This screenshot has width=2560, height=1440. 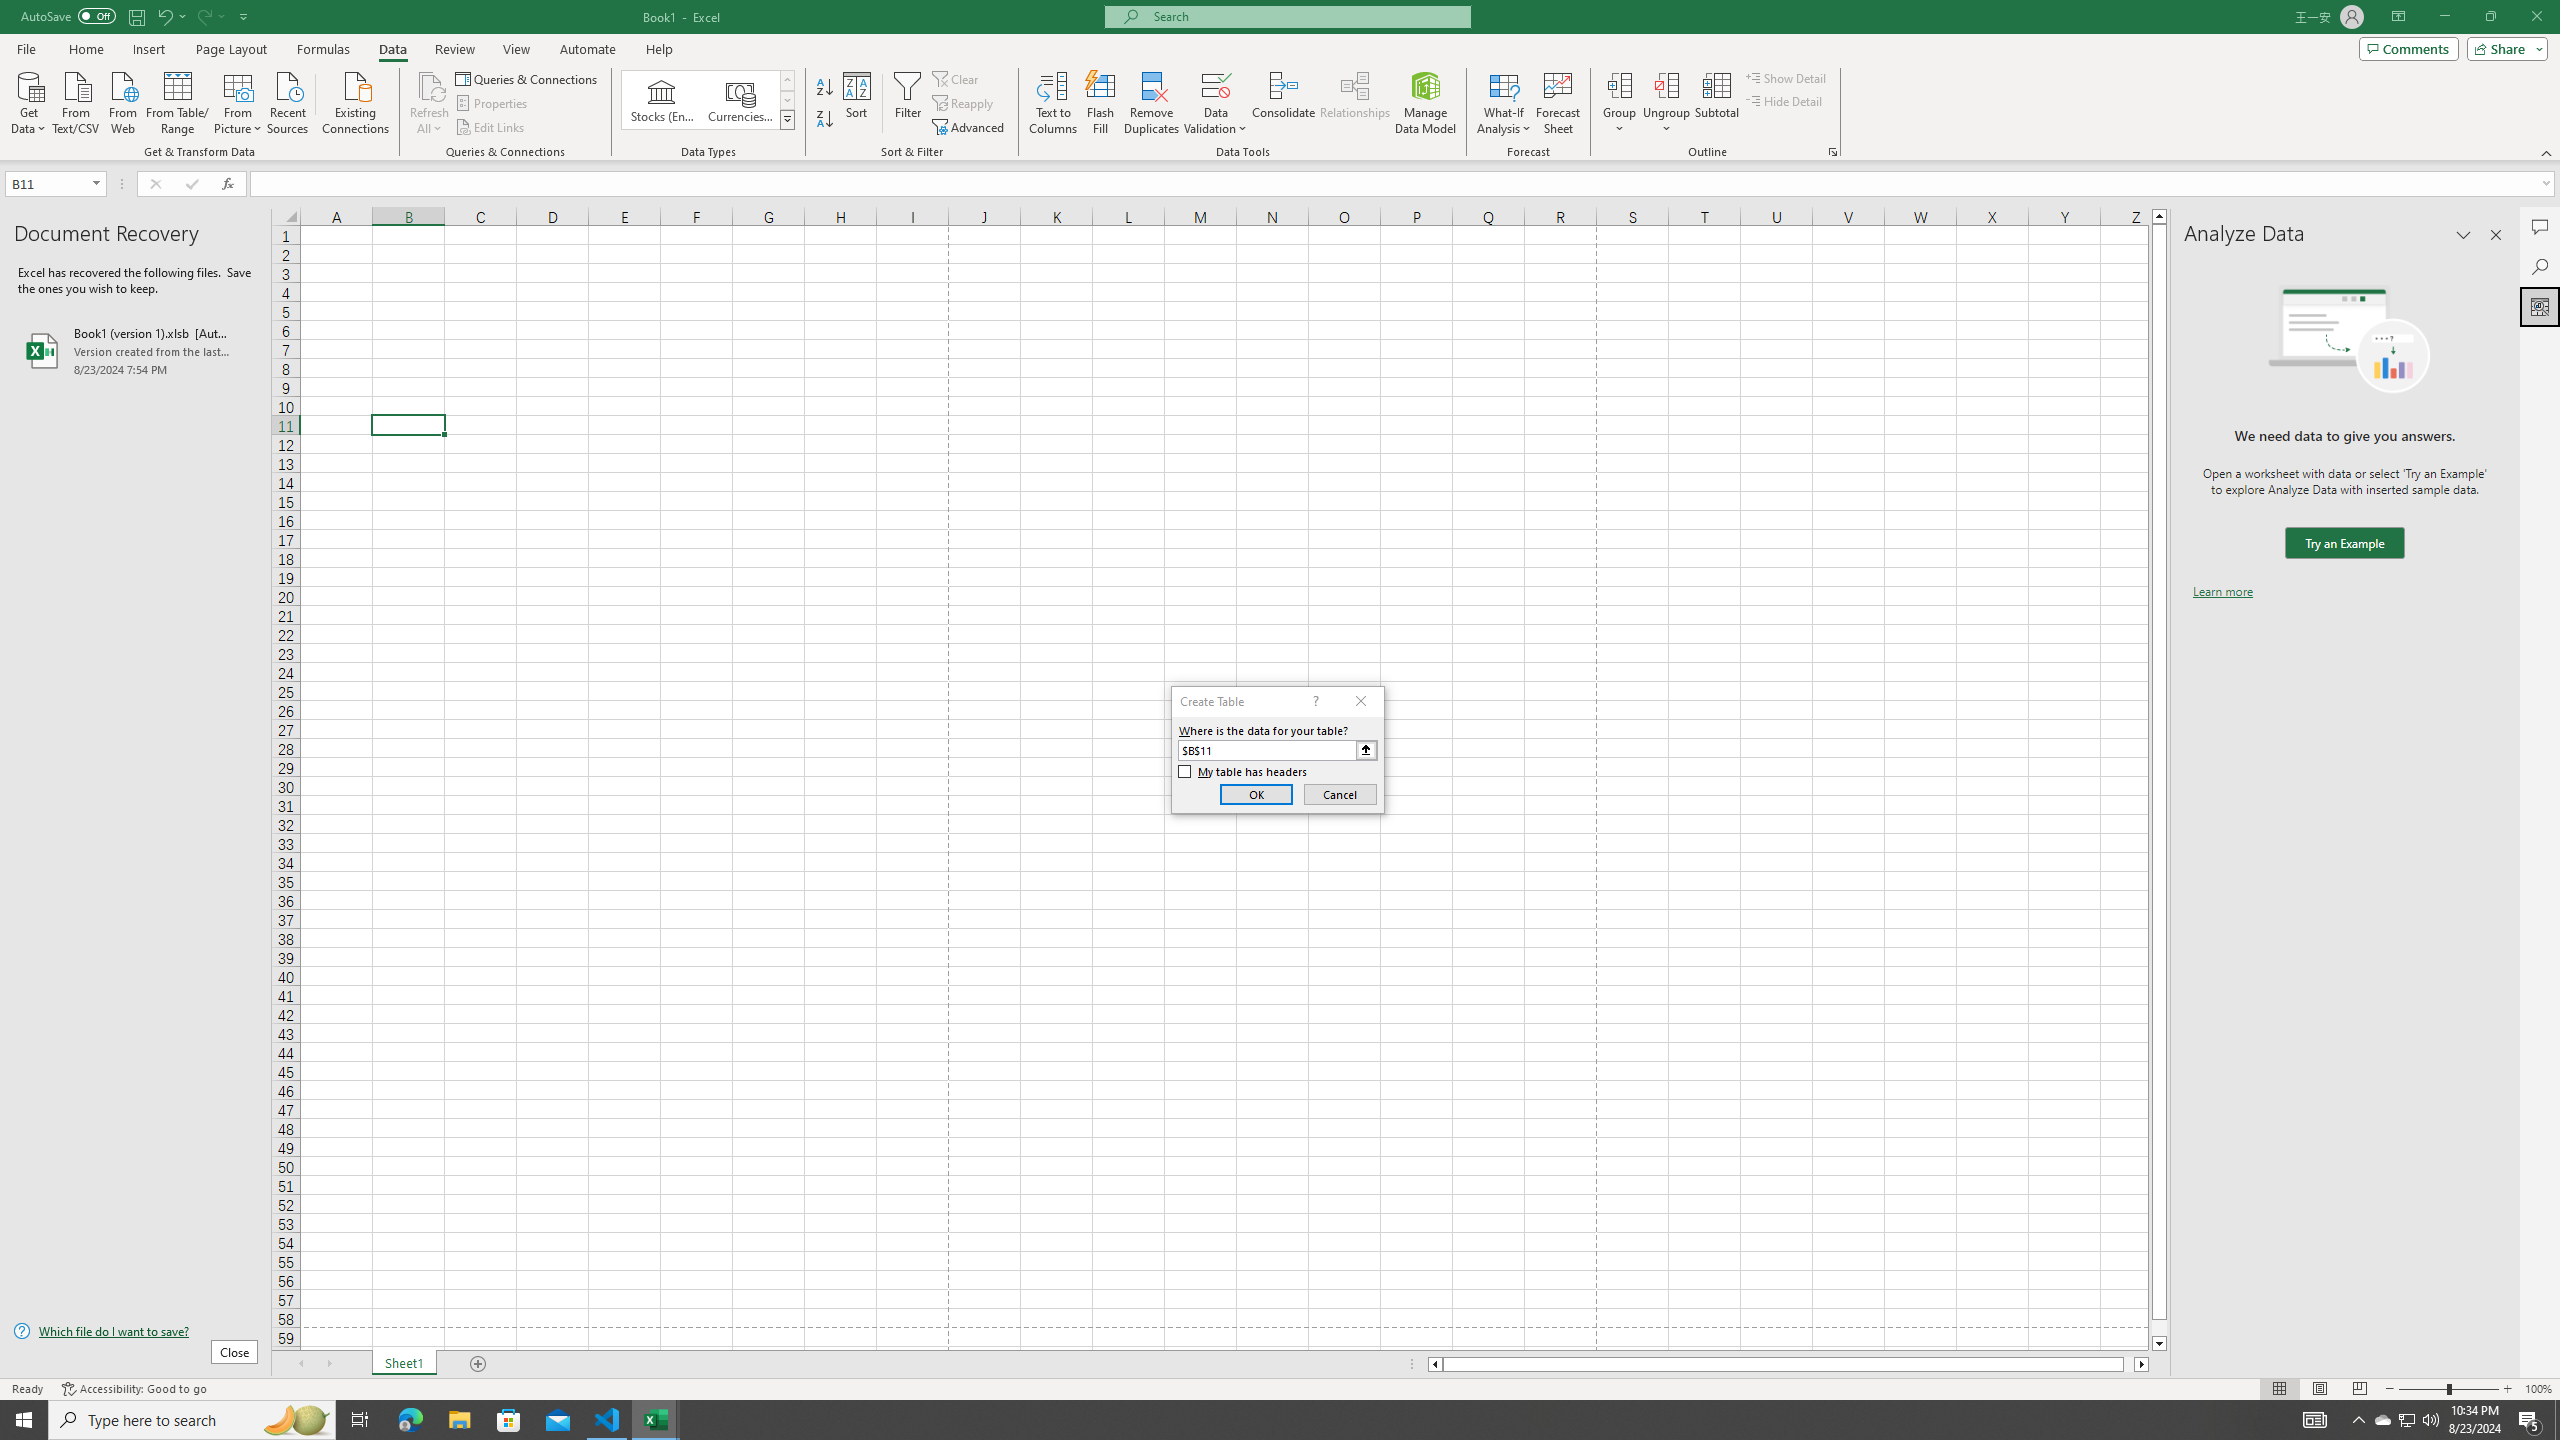 I want to click on 'Properties', so click(x=493, y=103).